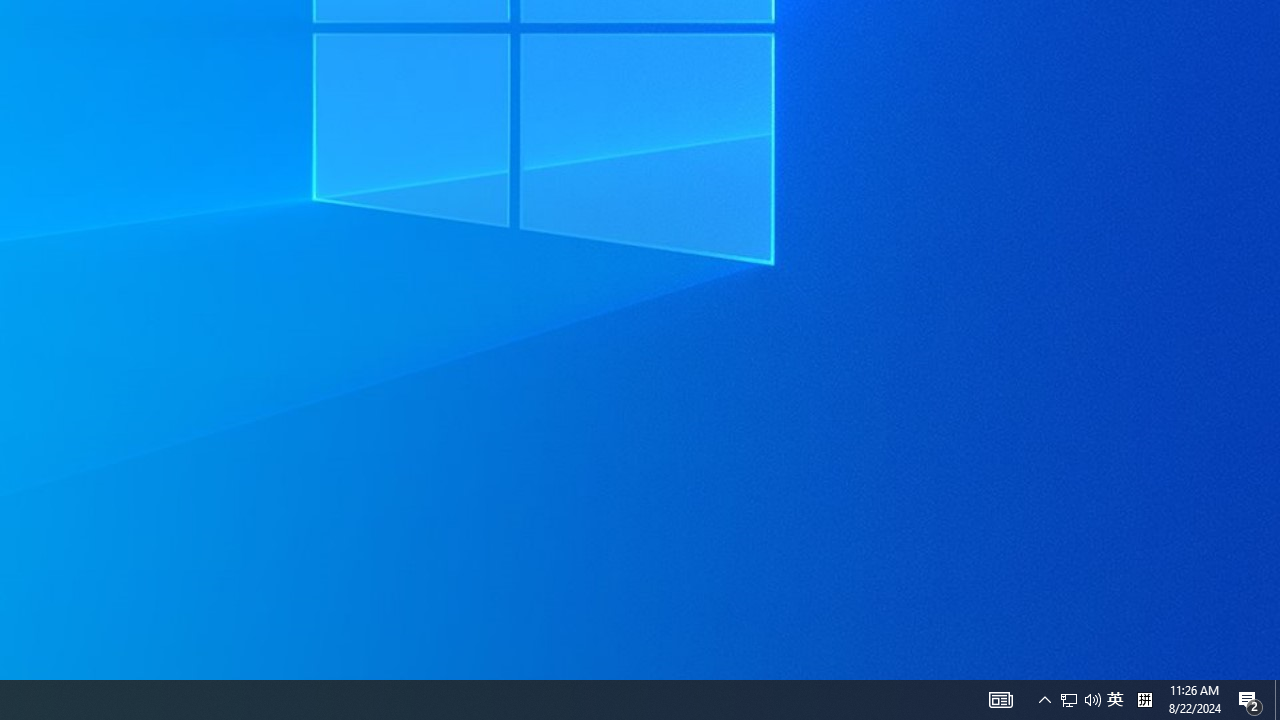 This screenshot has height=720, width=1280. I want to click on 'Q2790: 100%', so click(1092, 698).